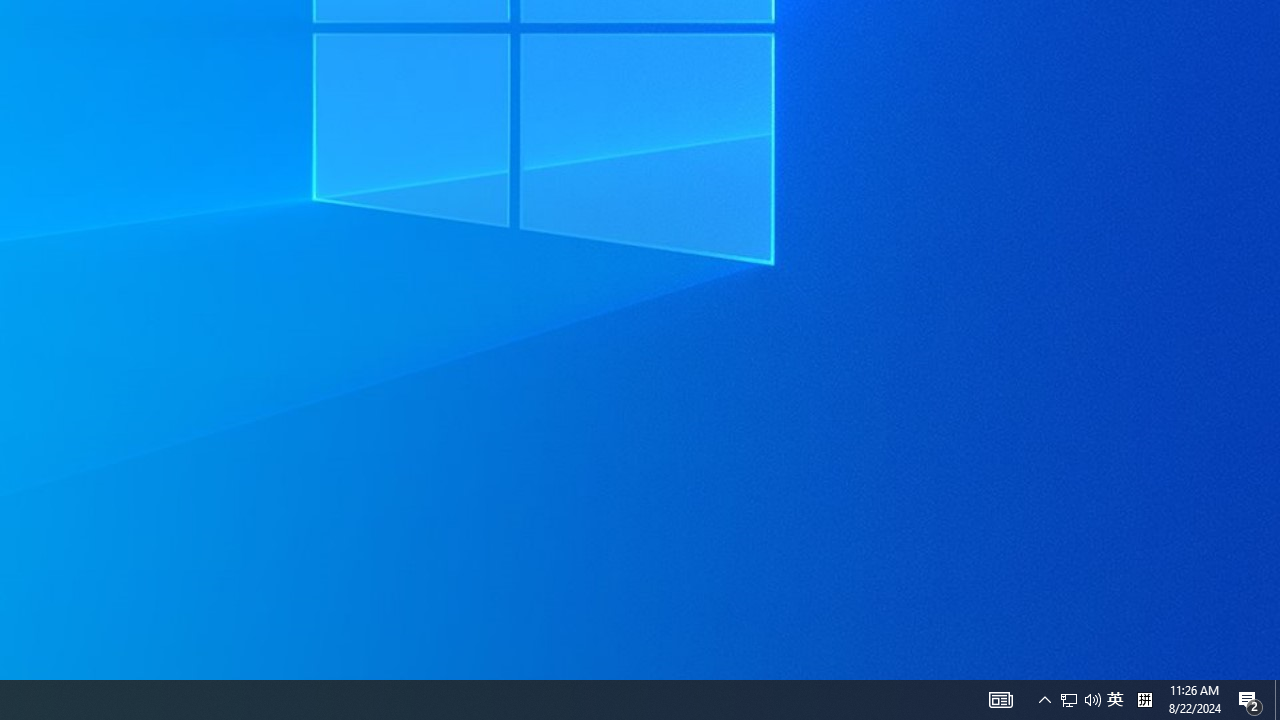 This screenshot has height=720, width=1280. I want to click on 'Q2790: 100%', so click(1092, 698).